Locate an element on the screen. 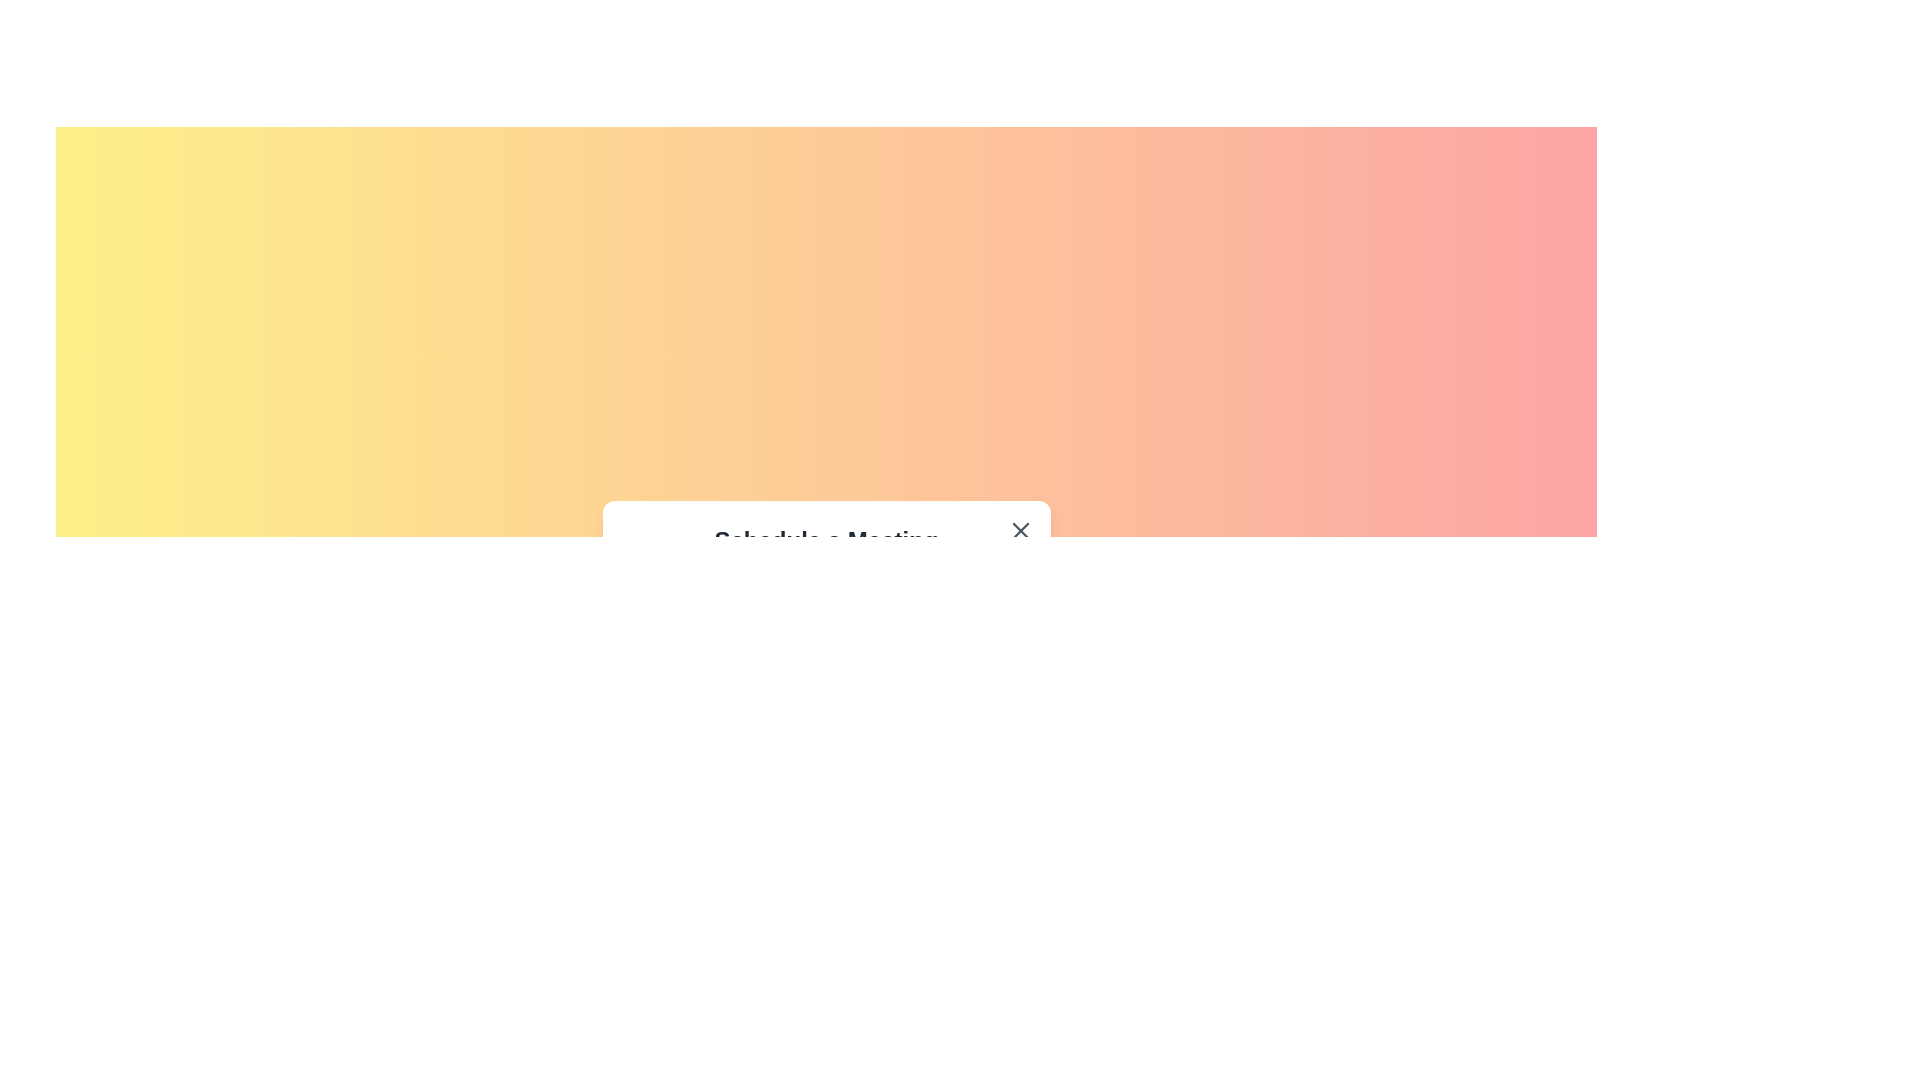 The width and height of the screenshot is (1920, 1080). the time slot 09:00 AM by clicking on it is located at coordinates (721, 622).